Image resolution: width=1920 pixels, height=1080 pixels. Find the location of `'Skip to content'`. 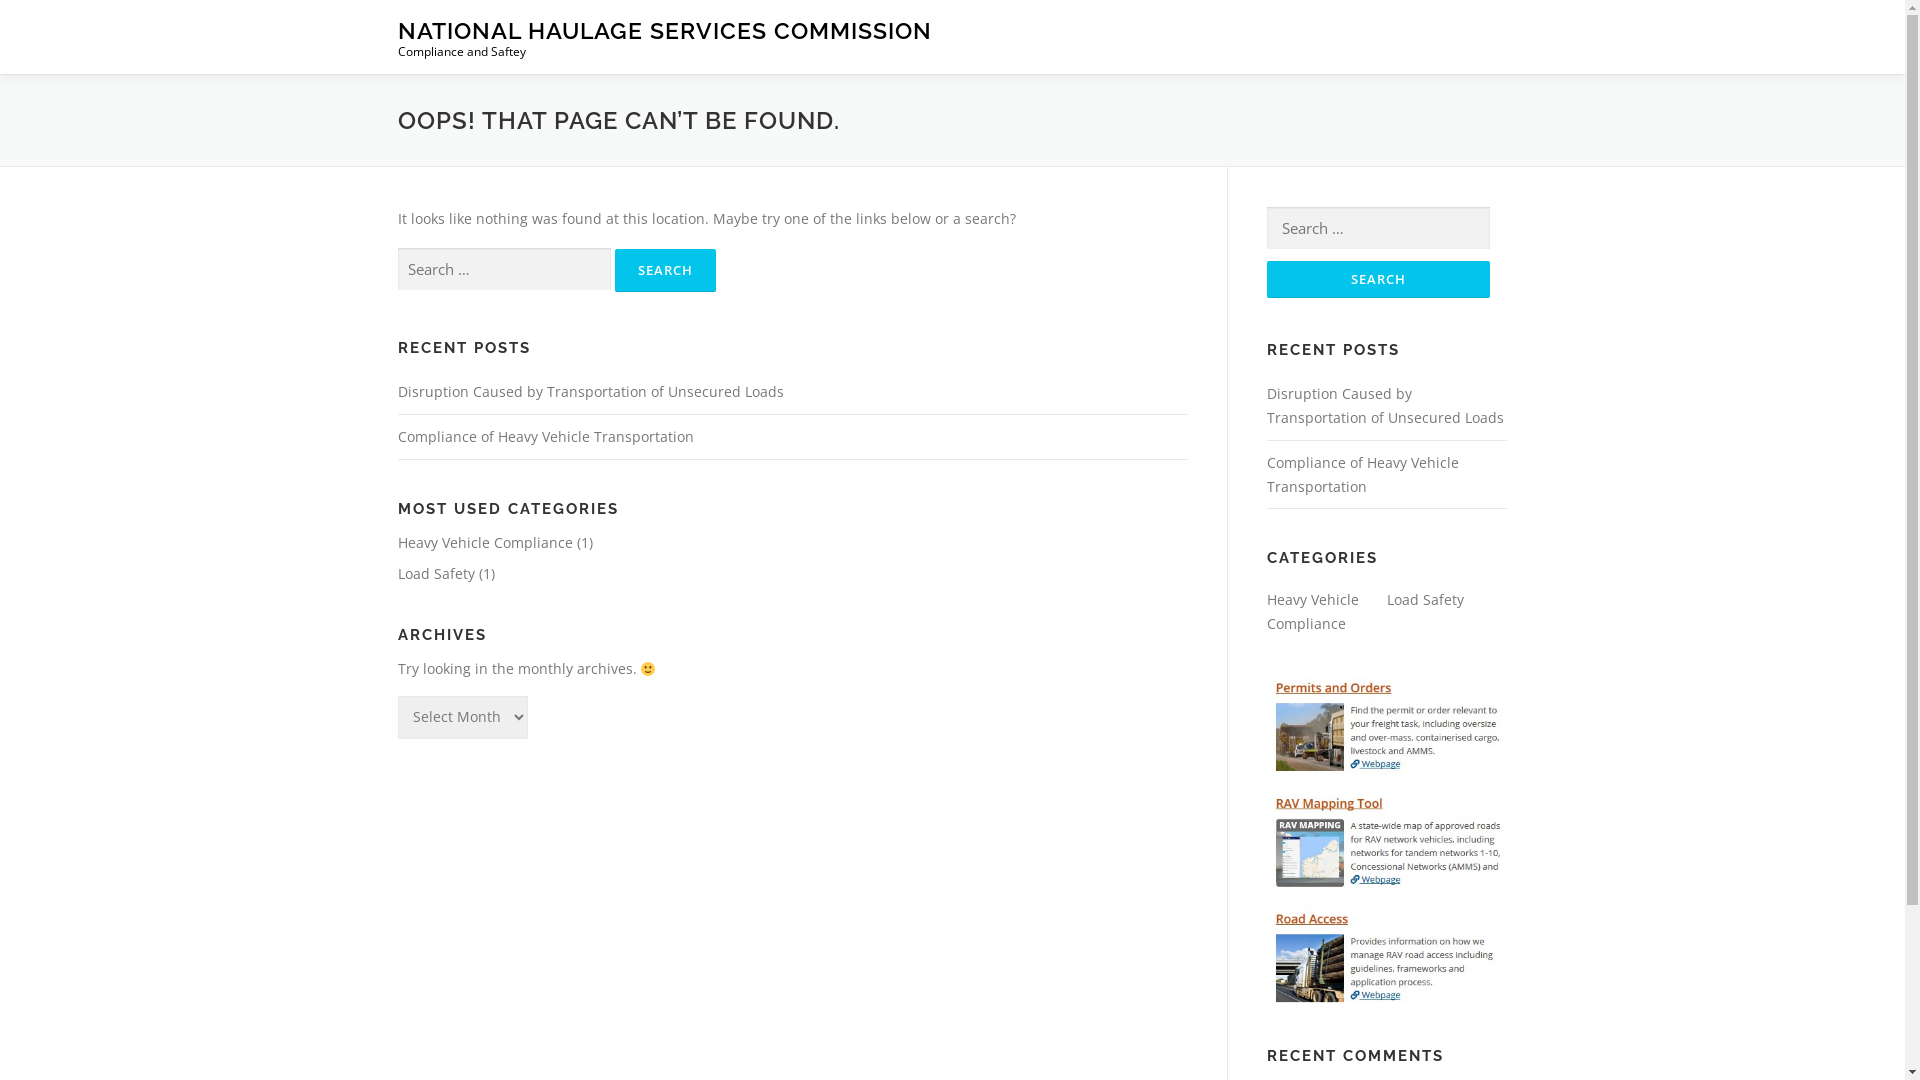

'Skip to content' is located at coordinates (49, 11).